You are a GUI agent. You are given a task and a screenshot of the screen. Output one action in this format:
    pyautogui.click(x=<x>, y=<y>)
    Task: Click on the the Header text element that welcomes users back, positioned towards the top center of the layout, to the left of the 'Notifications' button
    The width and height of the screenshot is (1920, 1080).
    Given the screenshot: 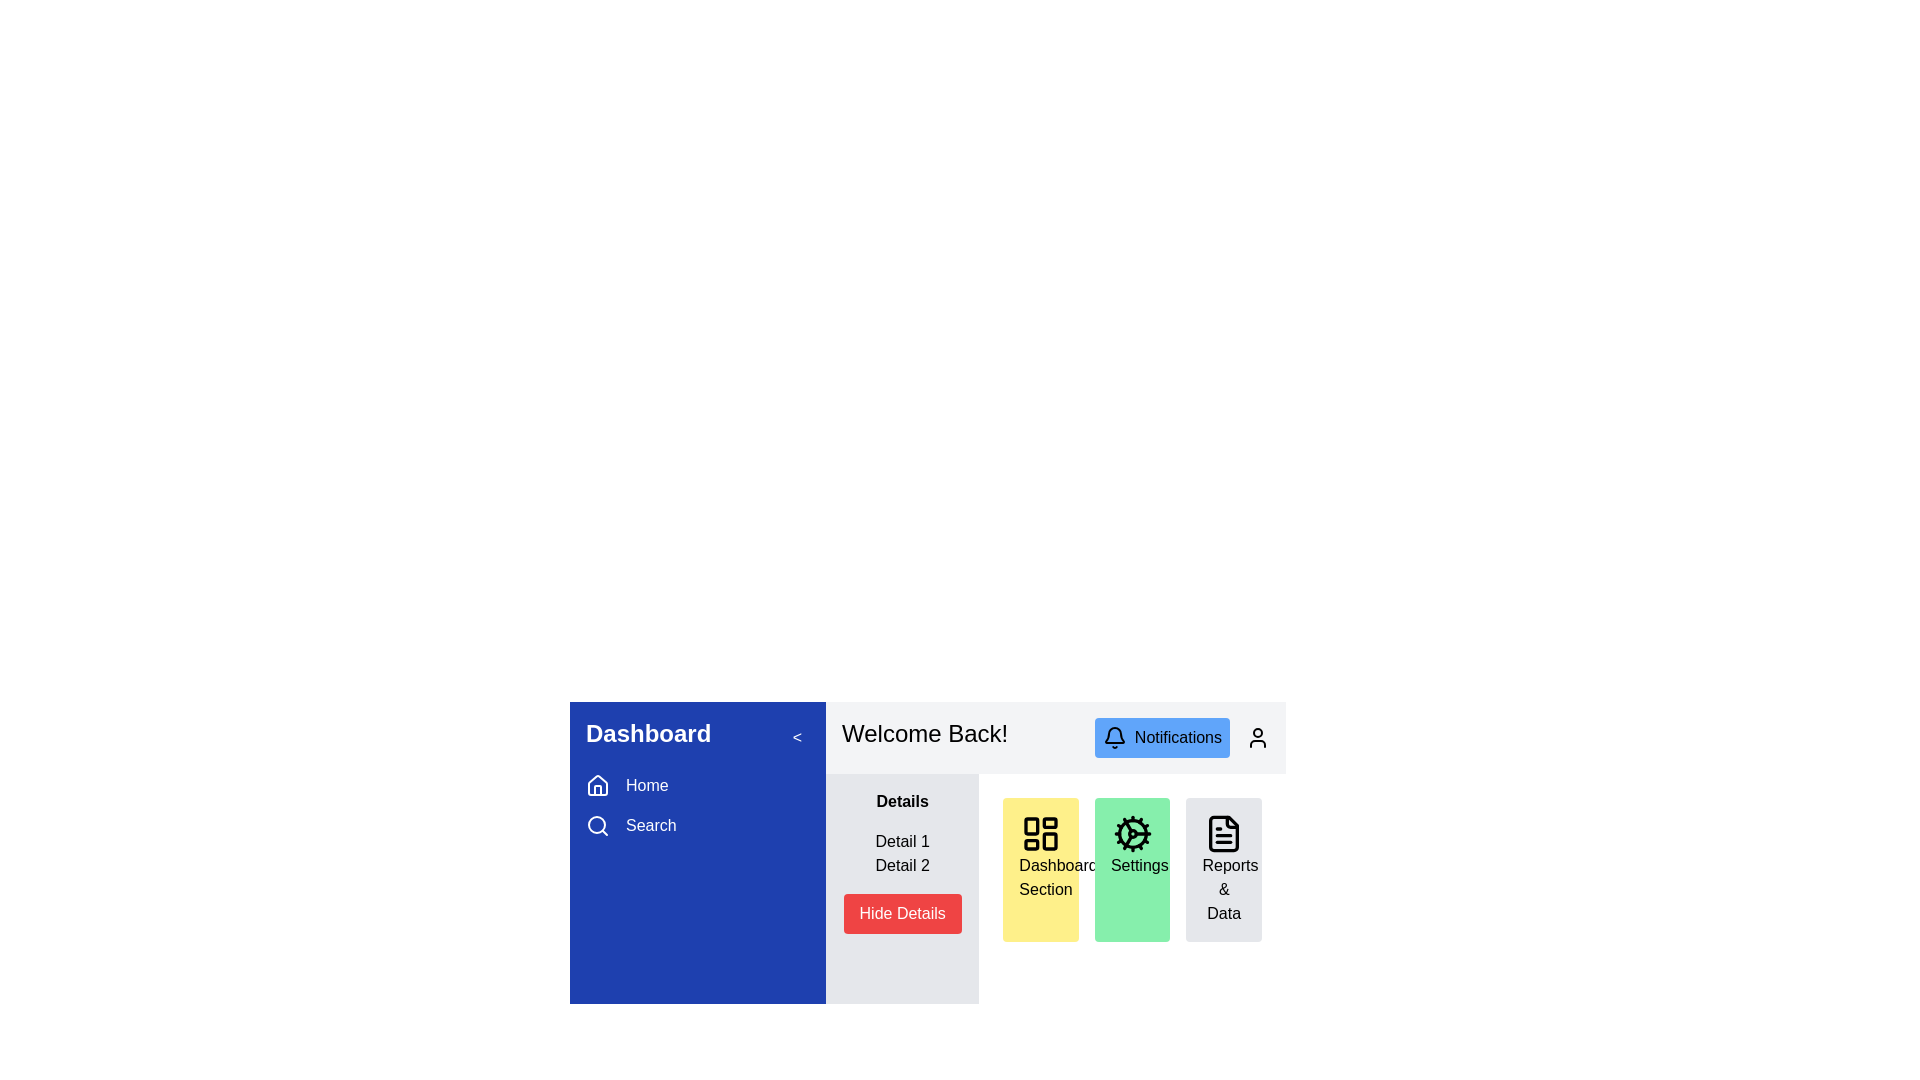 What is the action you would take?
    pyautogui.click(x=924, y=737)
    